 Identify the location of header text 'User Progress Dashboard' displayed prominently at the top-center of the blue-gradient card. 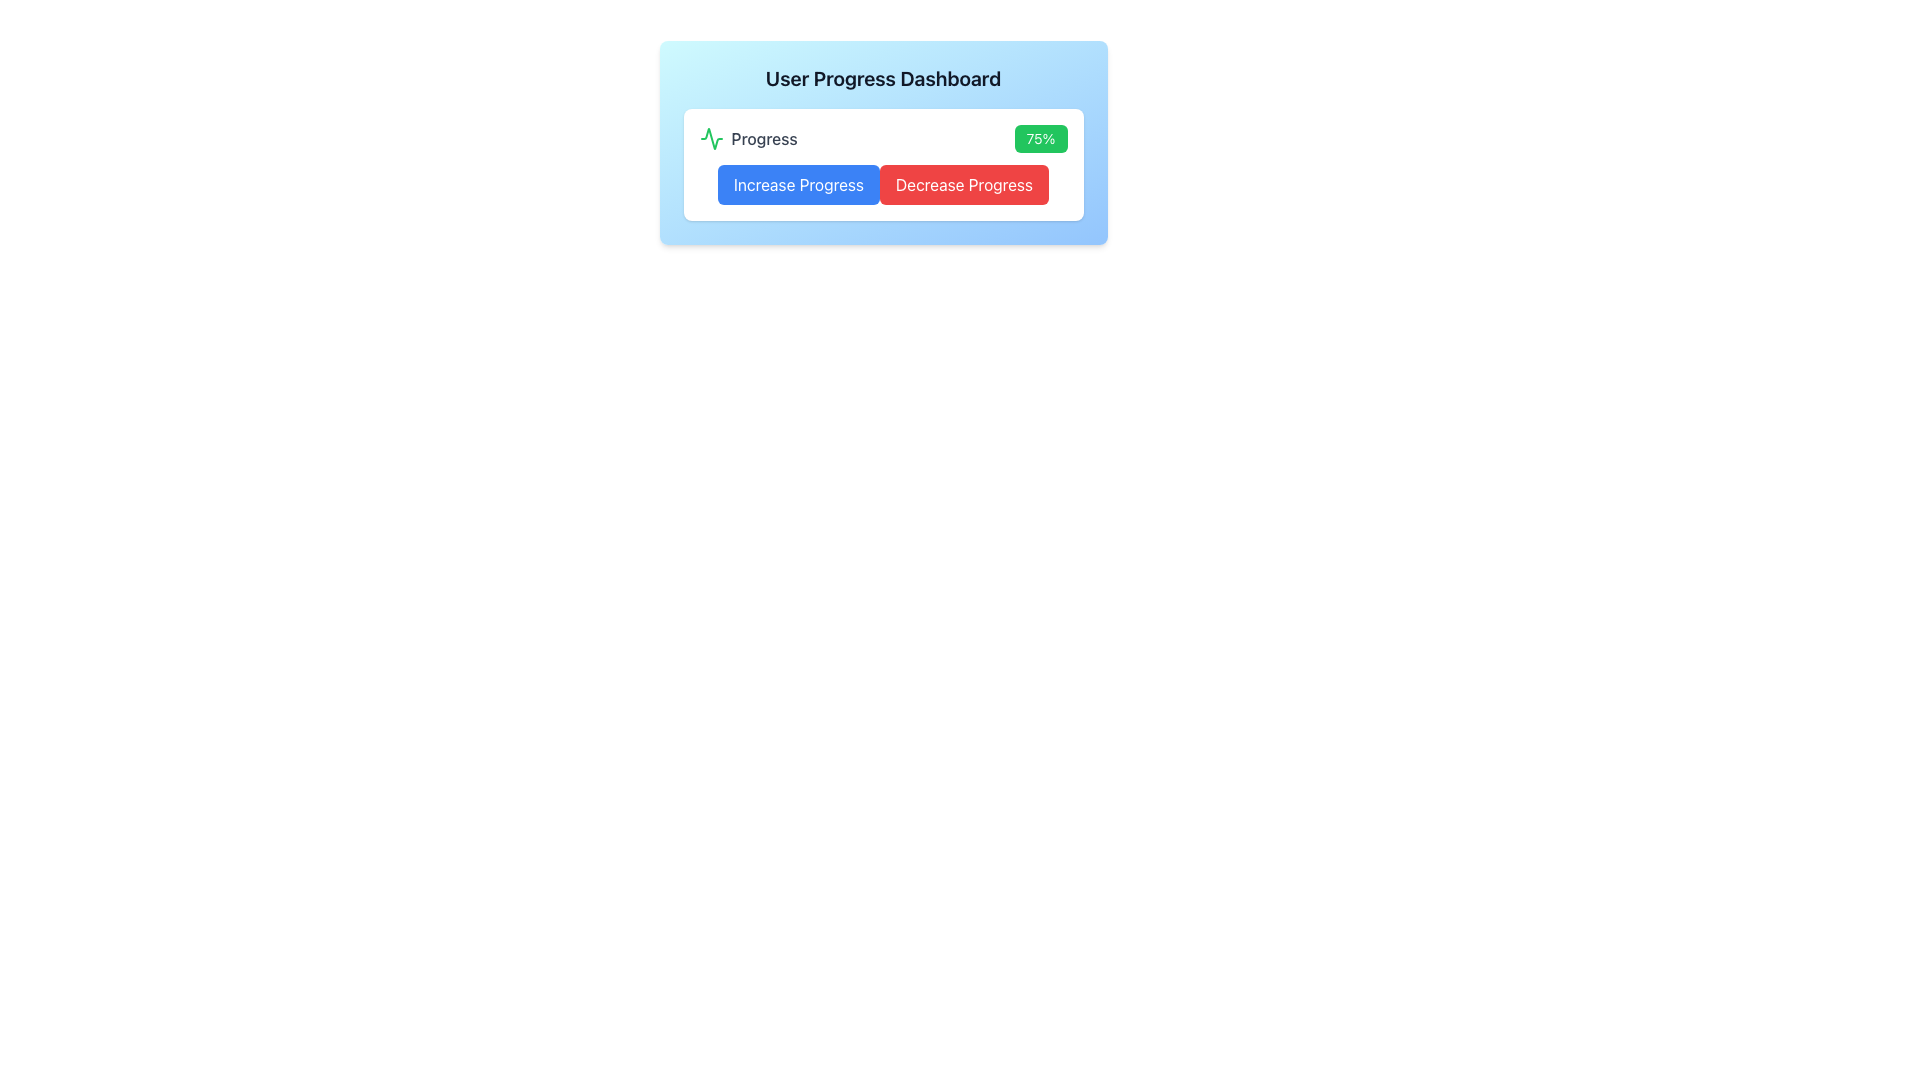
(882, 77).